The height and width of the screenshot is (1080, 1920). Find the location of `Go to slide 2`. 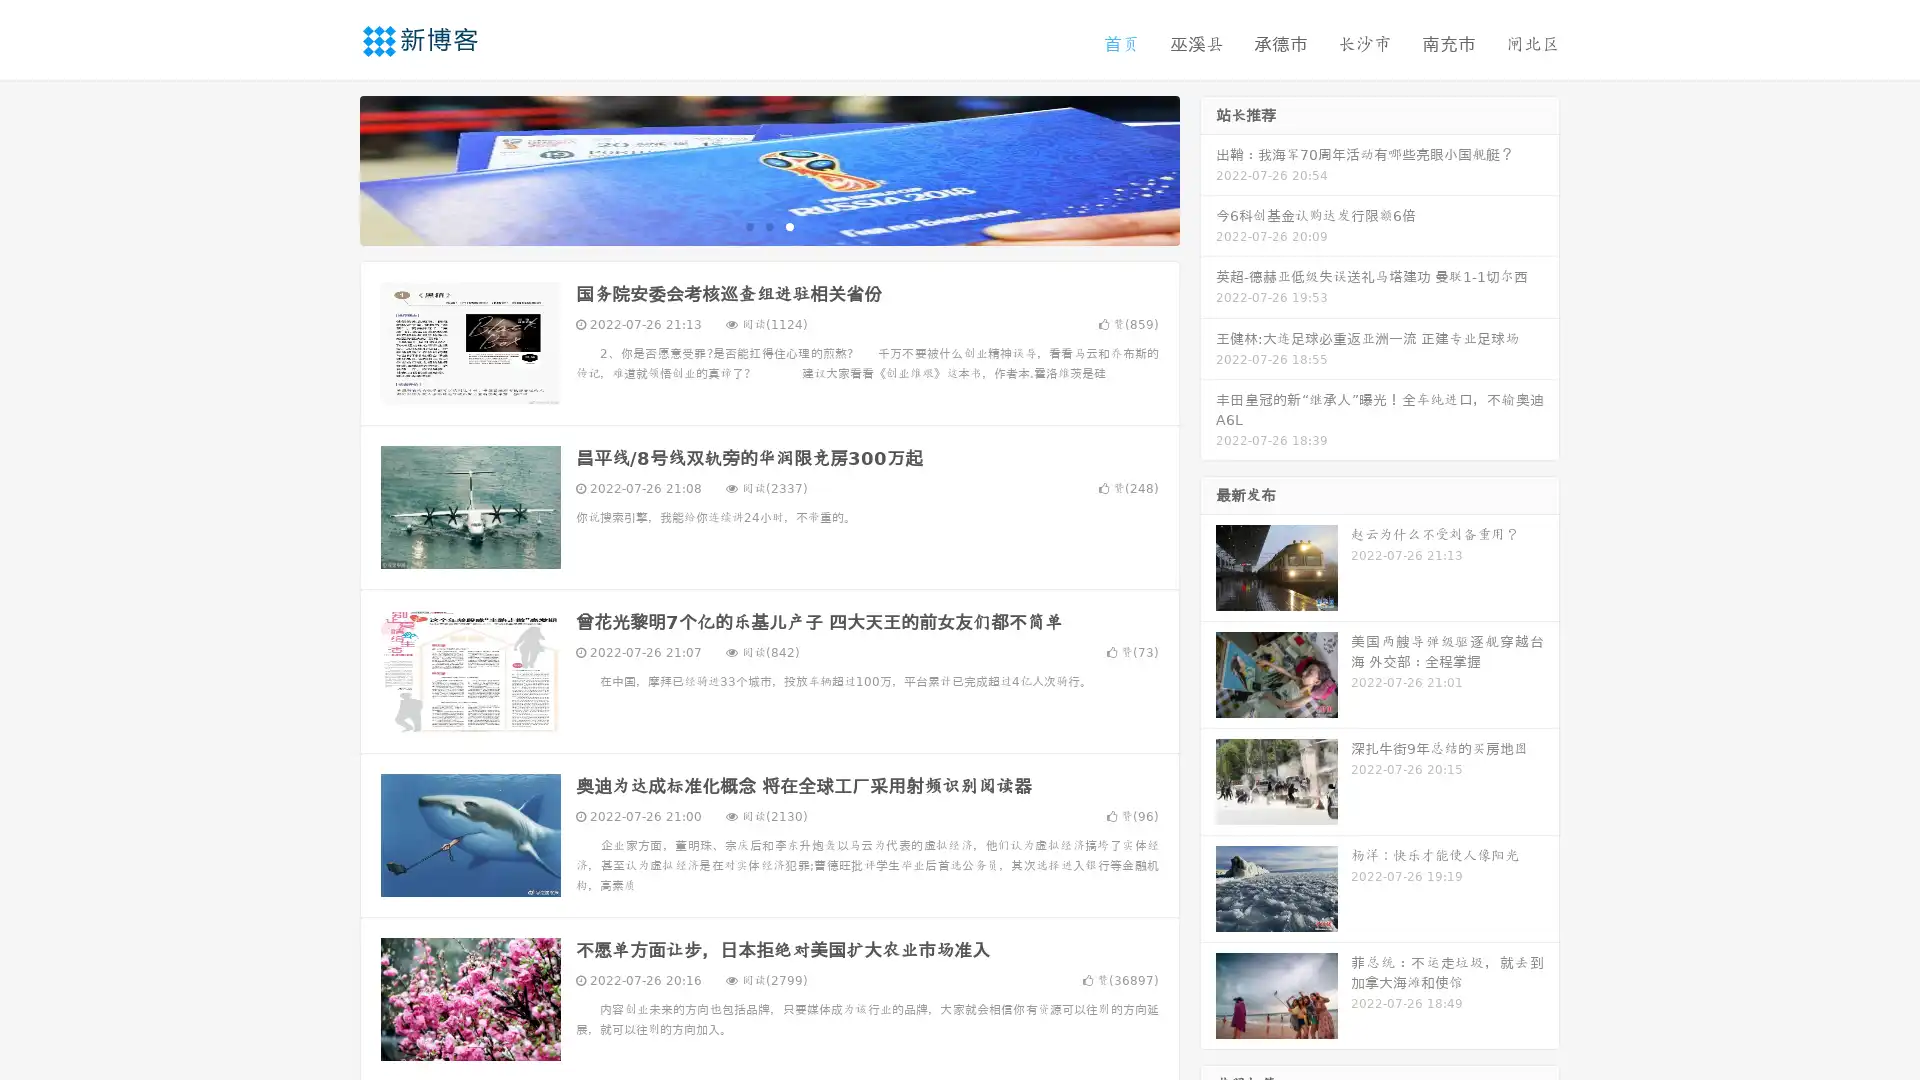

Go to slide 2 is located at coordinates (768, 225).